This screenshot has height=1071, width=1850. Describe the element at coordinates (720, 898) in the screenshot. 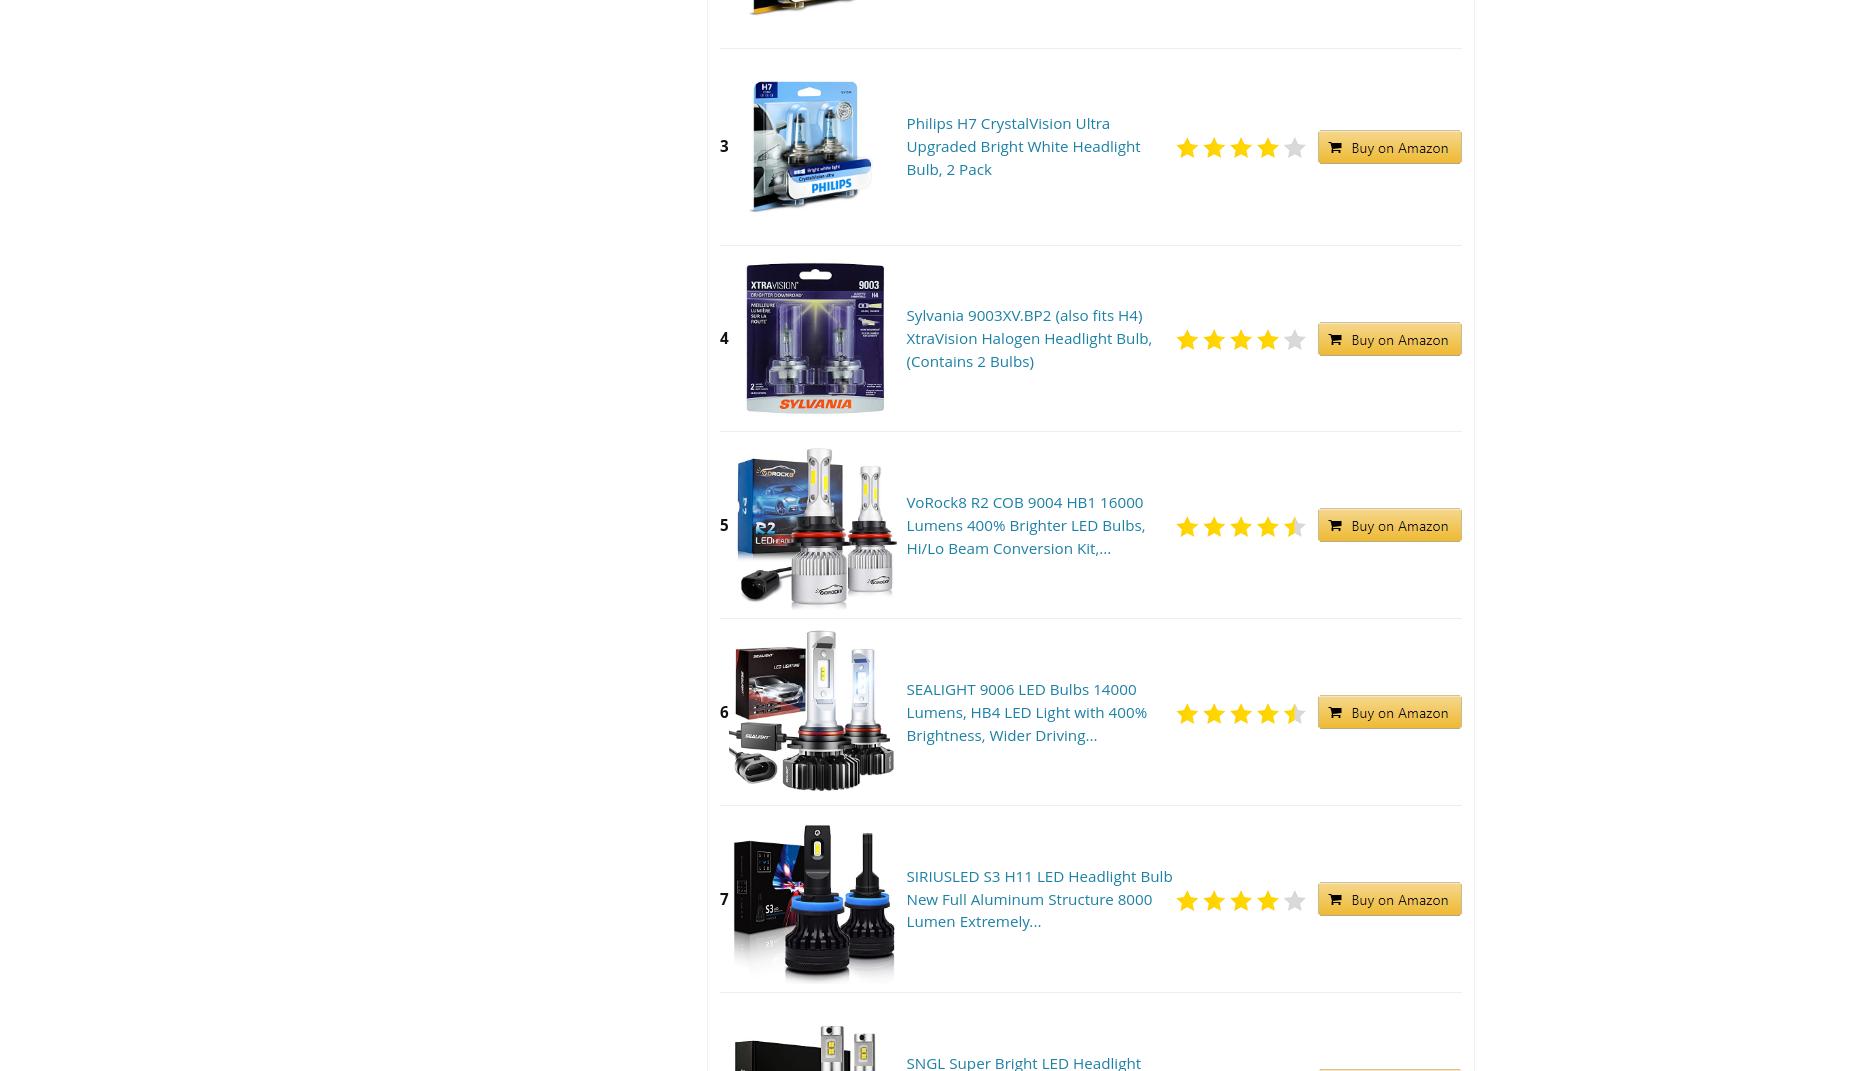

I see `'7'` at that location.